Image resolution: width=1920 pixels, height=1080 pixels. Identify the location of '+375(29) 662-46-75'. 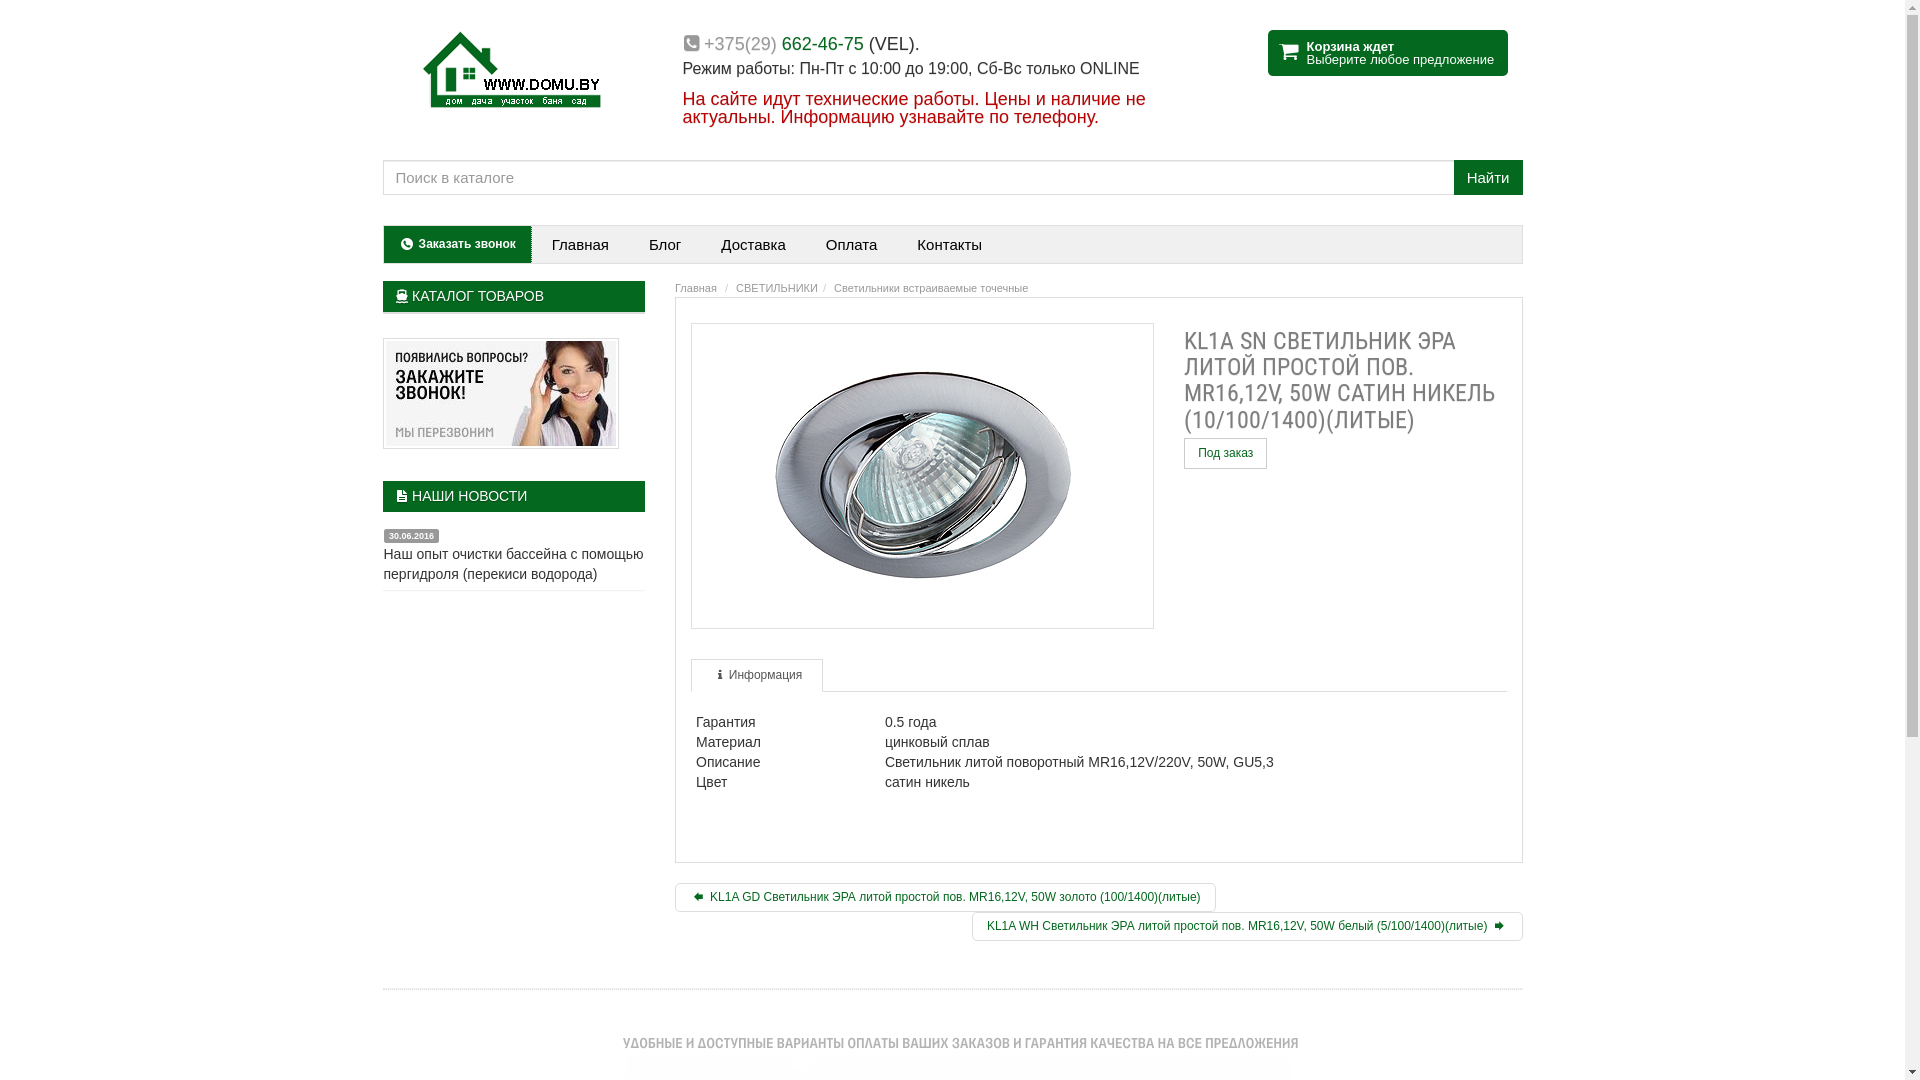
(704, 43).